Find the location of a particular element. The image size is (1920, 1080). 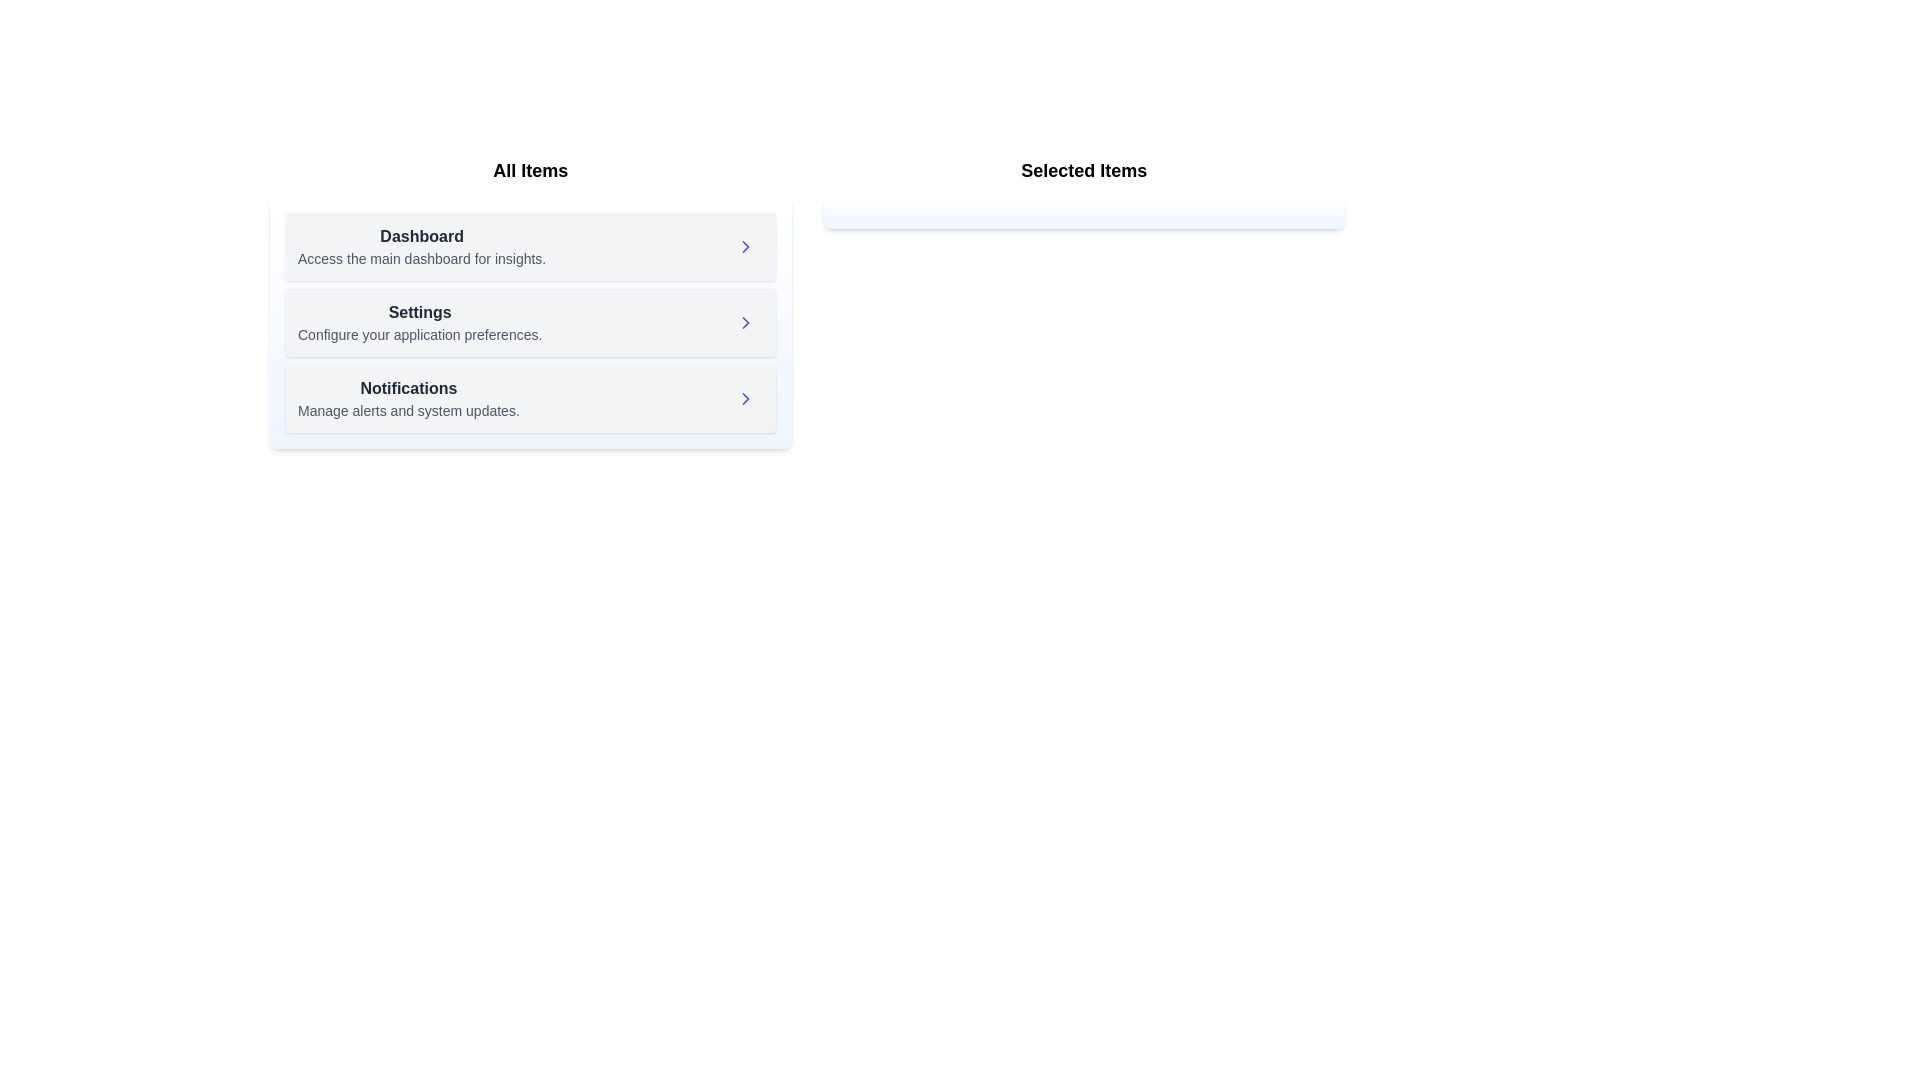

the 'Selected Items' panel to view its contents is located at coordinates (1083, 303).